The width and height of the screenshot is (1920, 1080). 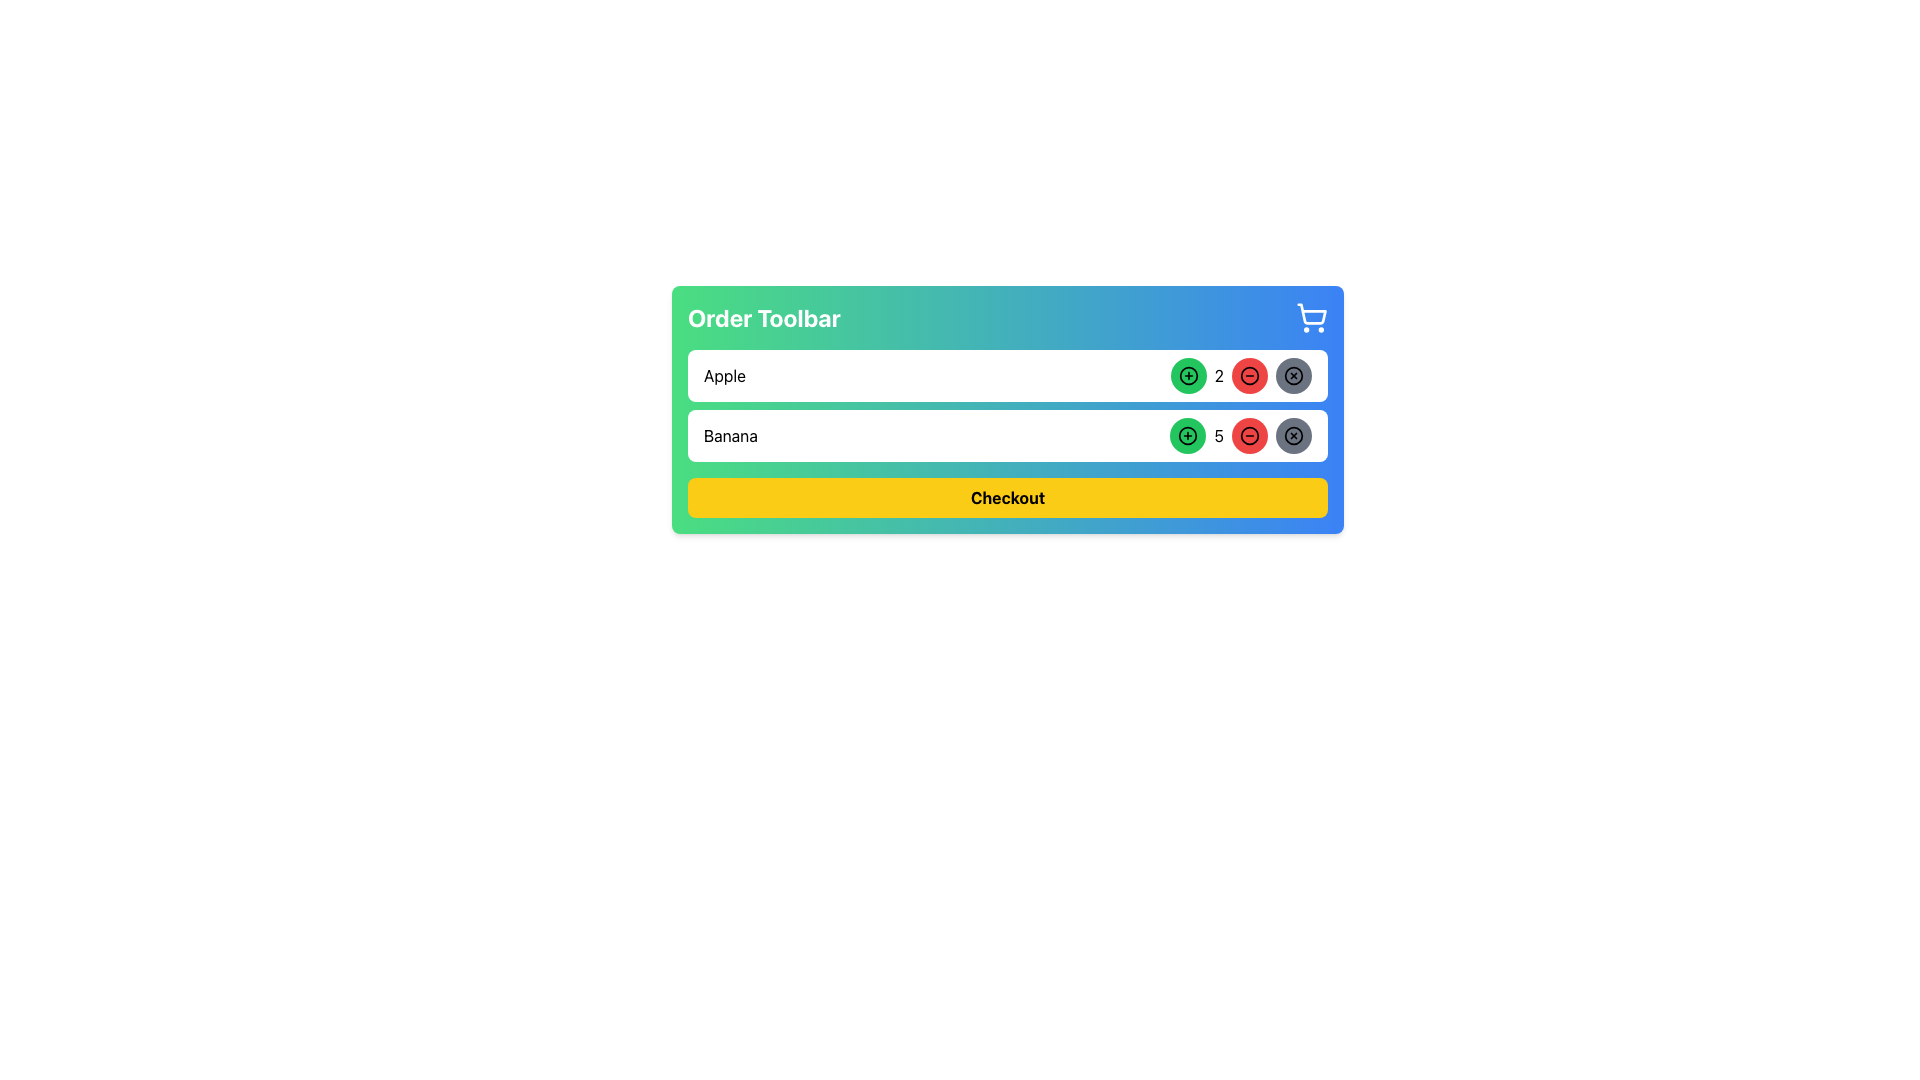 What do you see at coordinates (1248, 434) in the screenshot?
I see `the decrement button located in the 'Banana' row, which is the second control button from the left` at bounding box center [1248, 434].